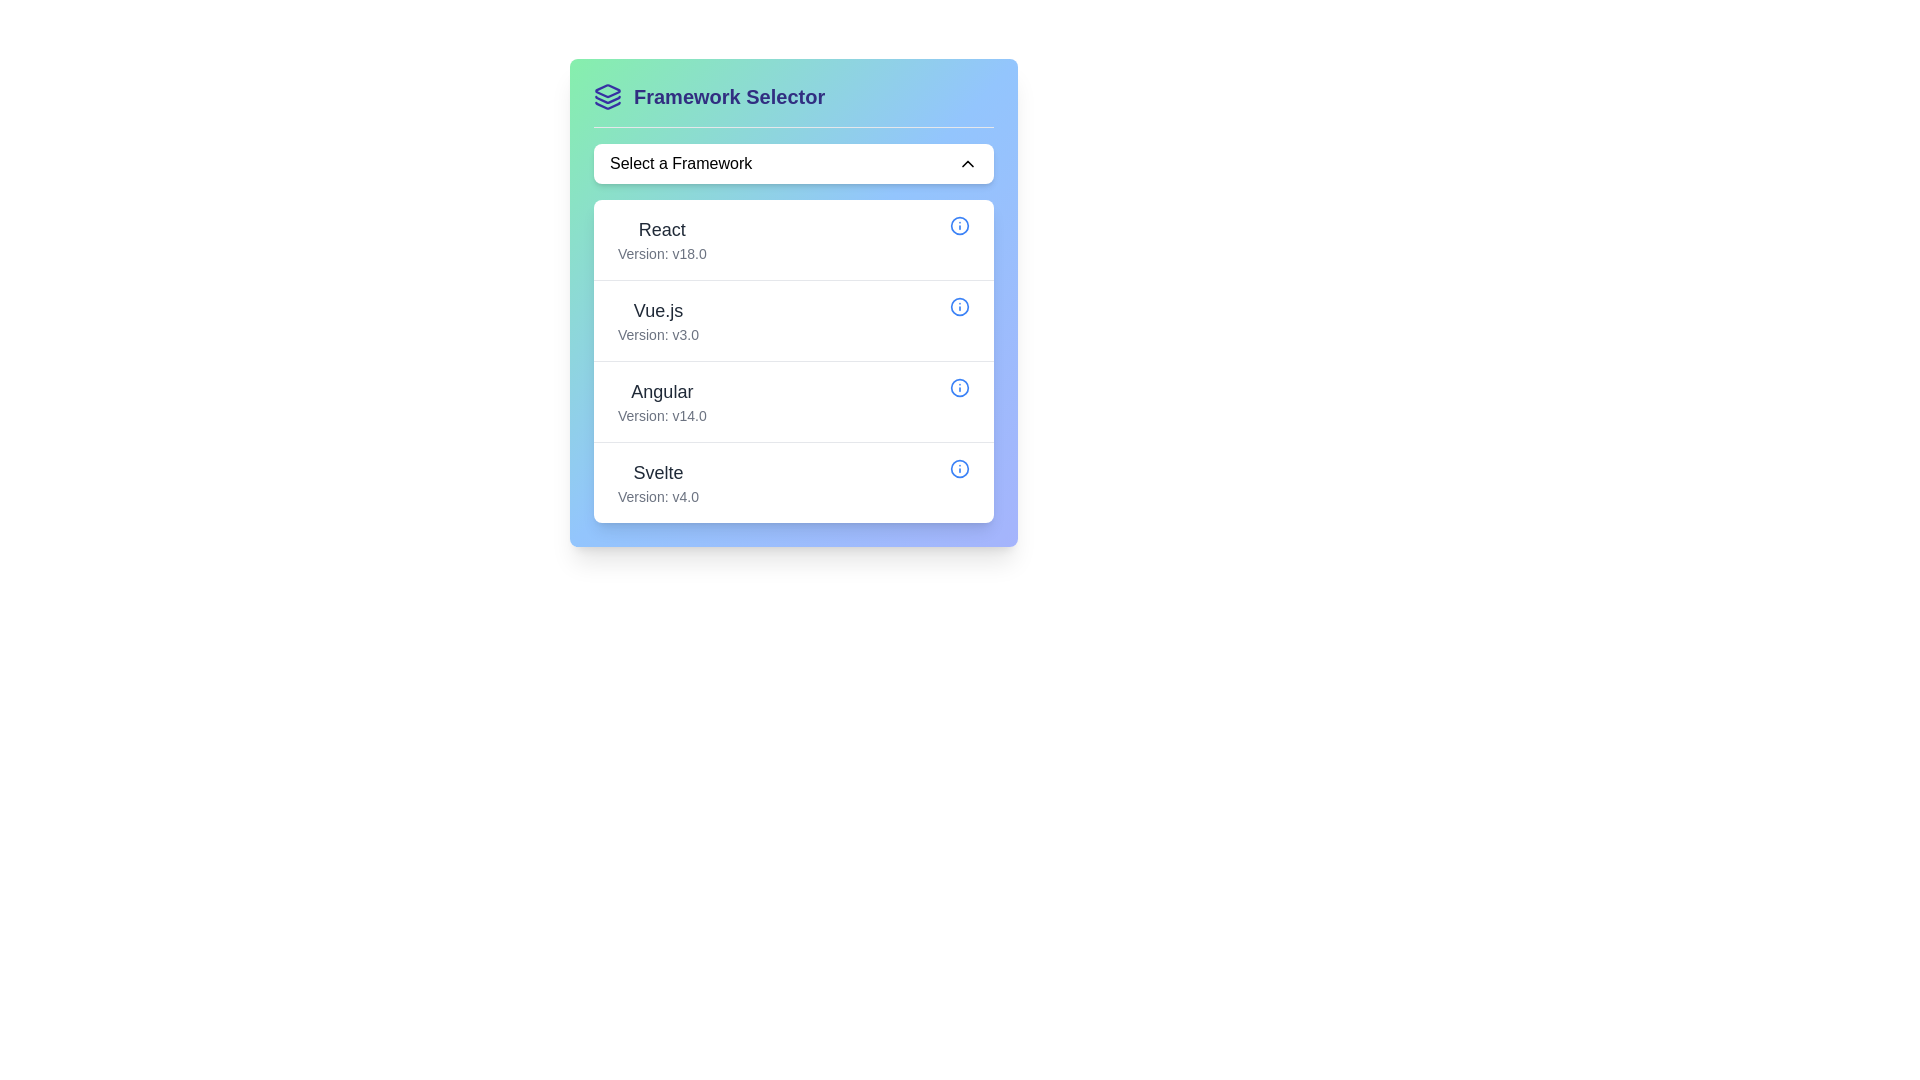 The image size is (1920, 1080). What do you see at coordinates (658, 311) in the screenshot?
I see `text of the Text Label that serves as the title for the selectable framework option in the Framework Selector card UI component` at bounding box center [658, 311].